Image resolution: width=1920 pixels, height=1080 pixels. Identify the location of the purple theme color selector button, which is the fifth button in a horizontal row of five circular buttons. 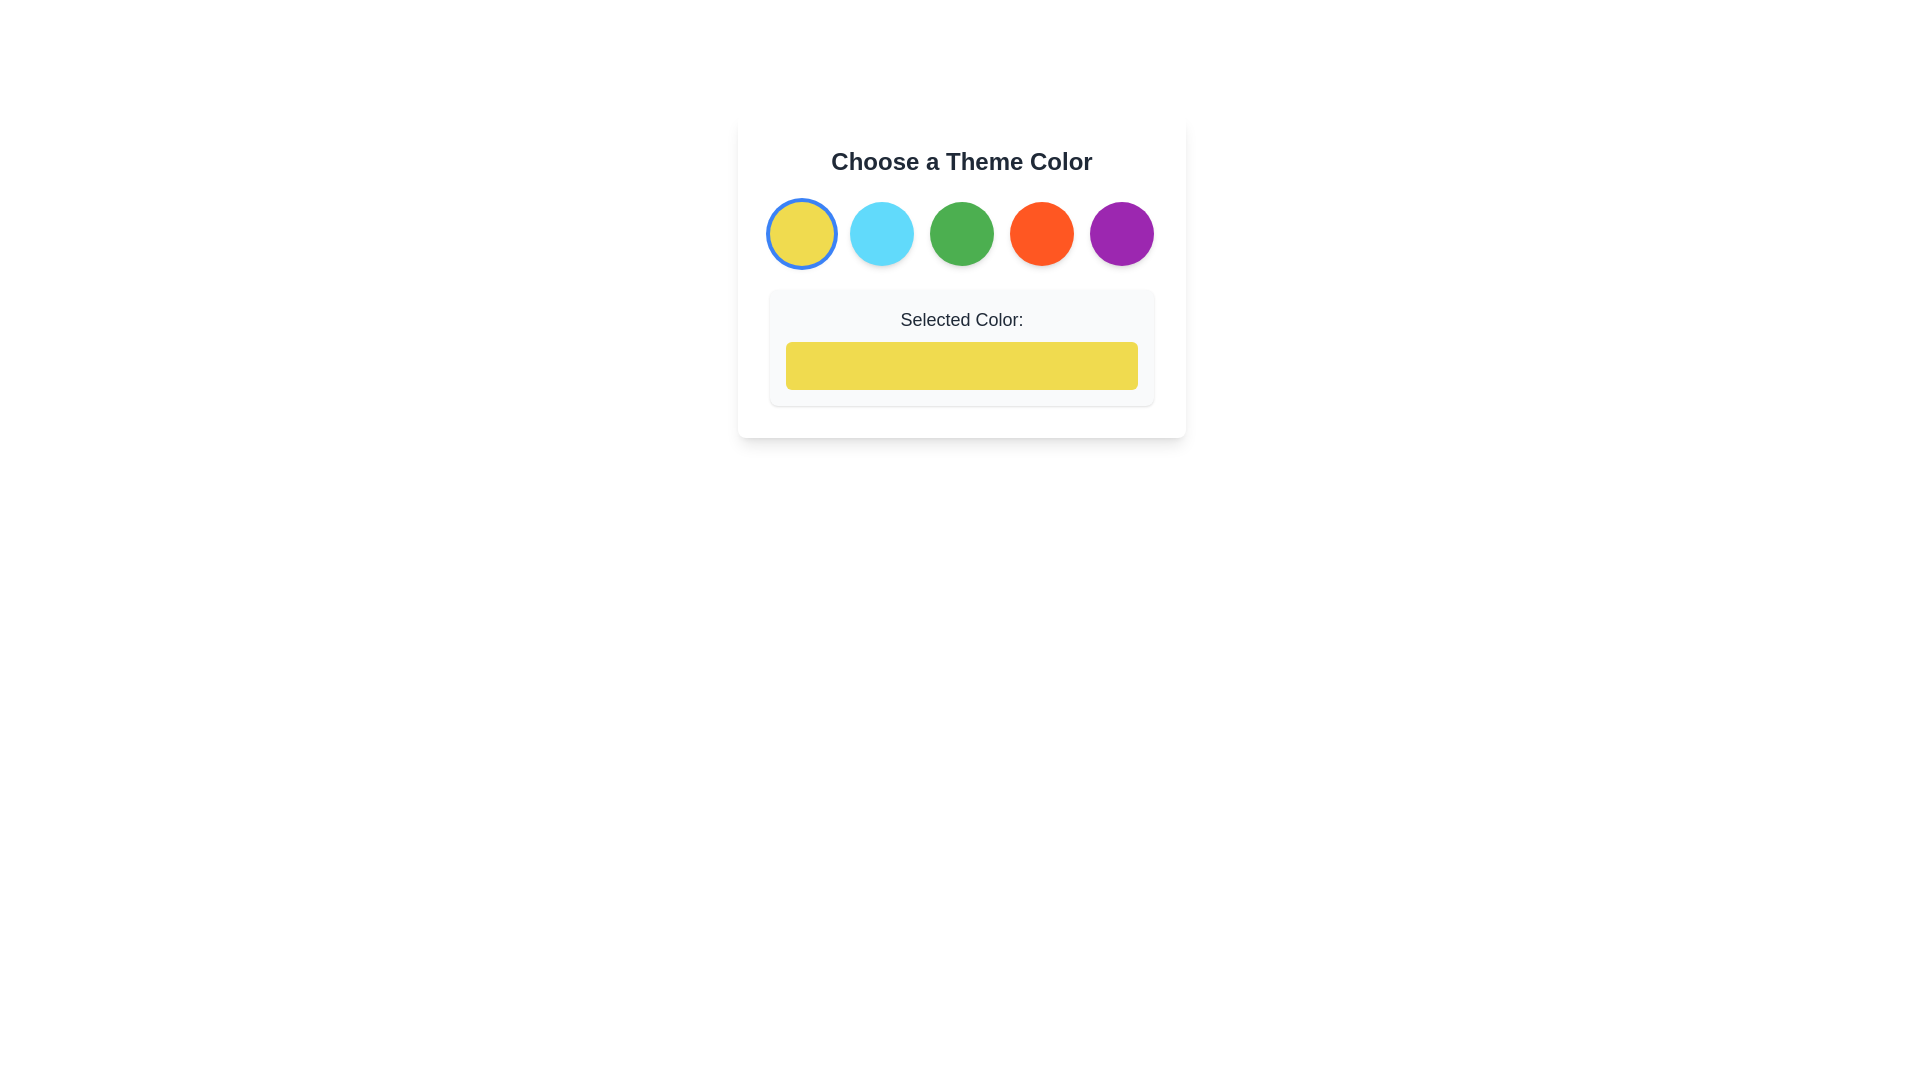
(1122, 233).